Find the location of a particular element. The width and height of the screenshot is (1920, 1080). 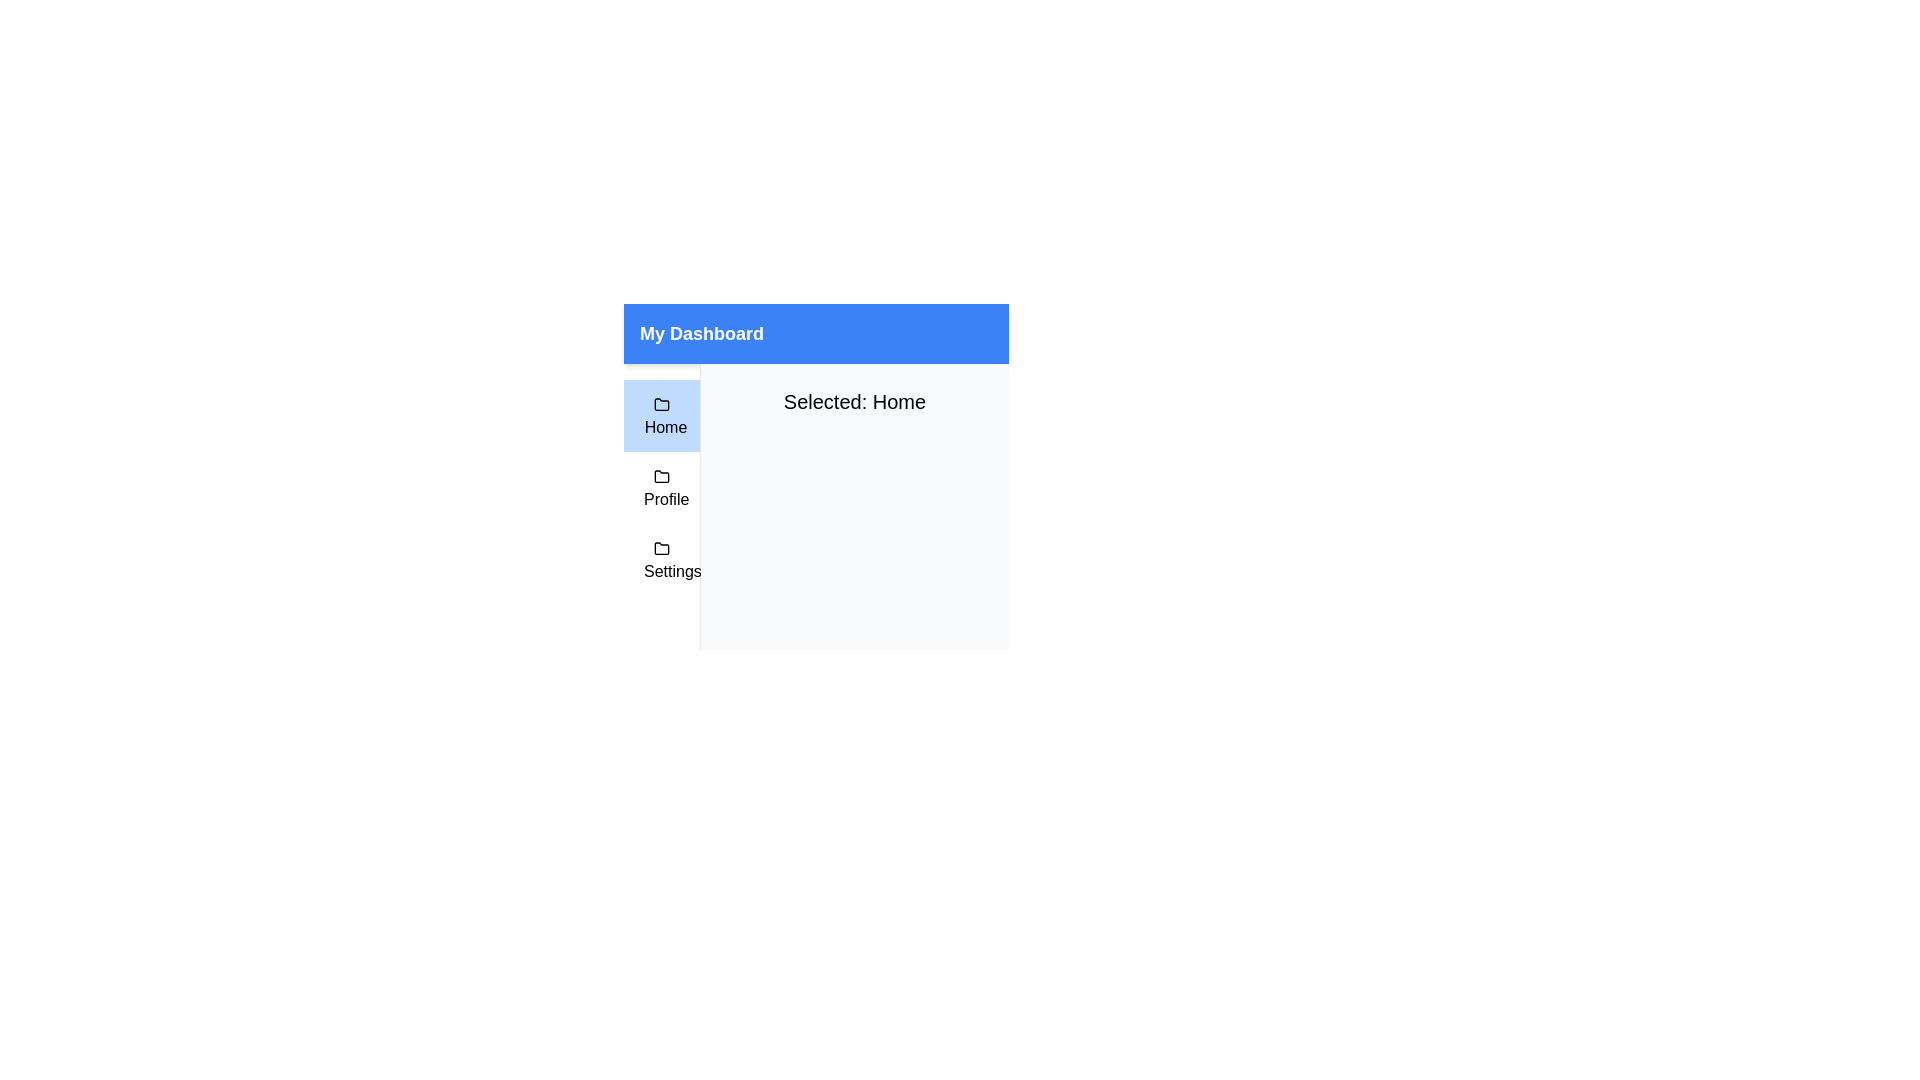

the 'Profile' menu item, which is the second item in the vertical menu list containing a folder icon and the text 'Profile' is located at coordinates (662, 488).